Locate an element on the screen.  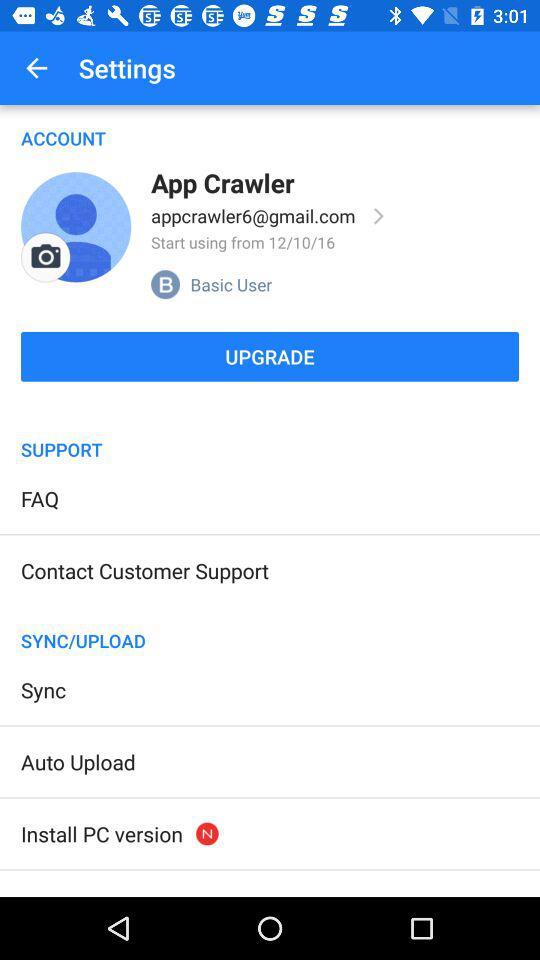
next is located at coordinates (379, 216).